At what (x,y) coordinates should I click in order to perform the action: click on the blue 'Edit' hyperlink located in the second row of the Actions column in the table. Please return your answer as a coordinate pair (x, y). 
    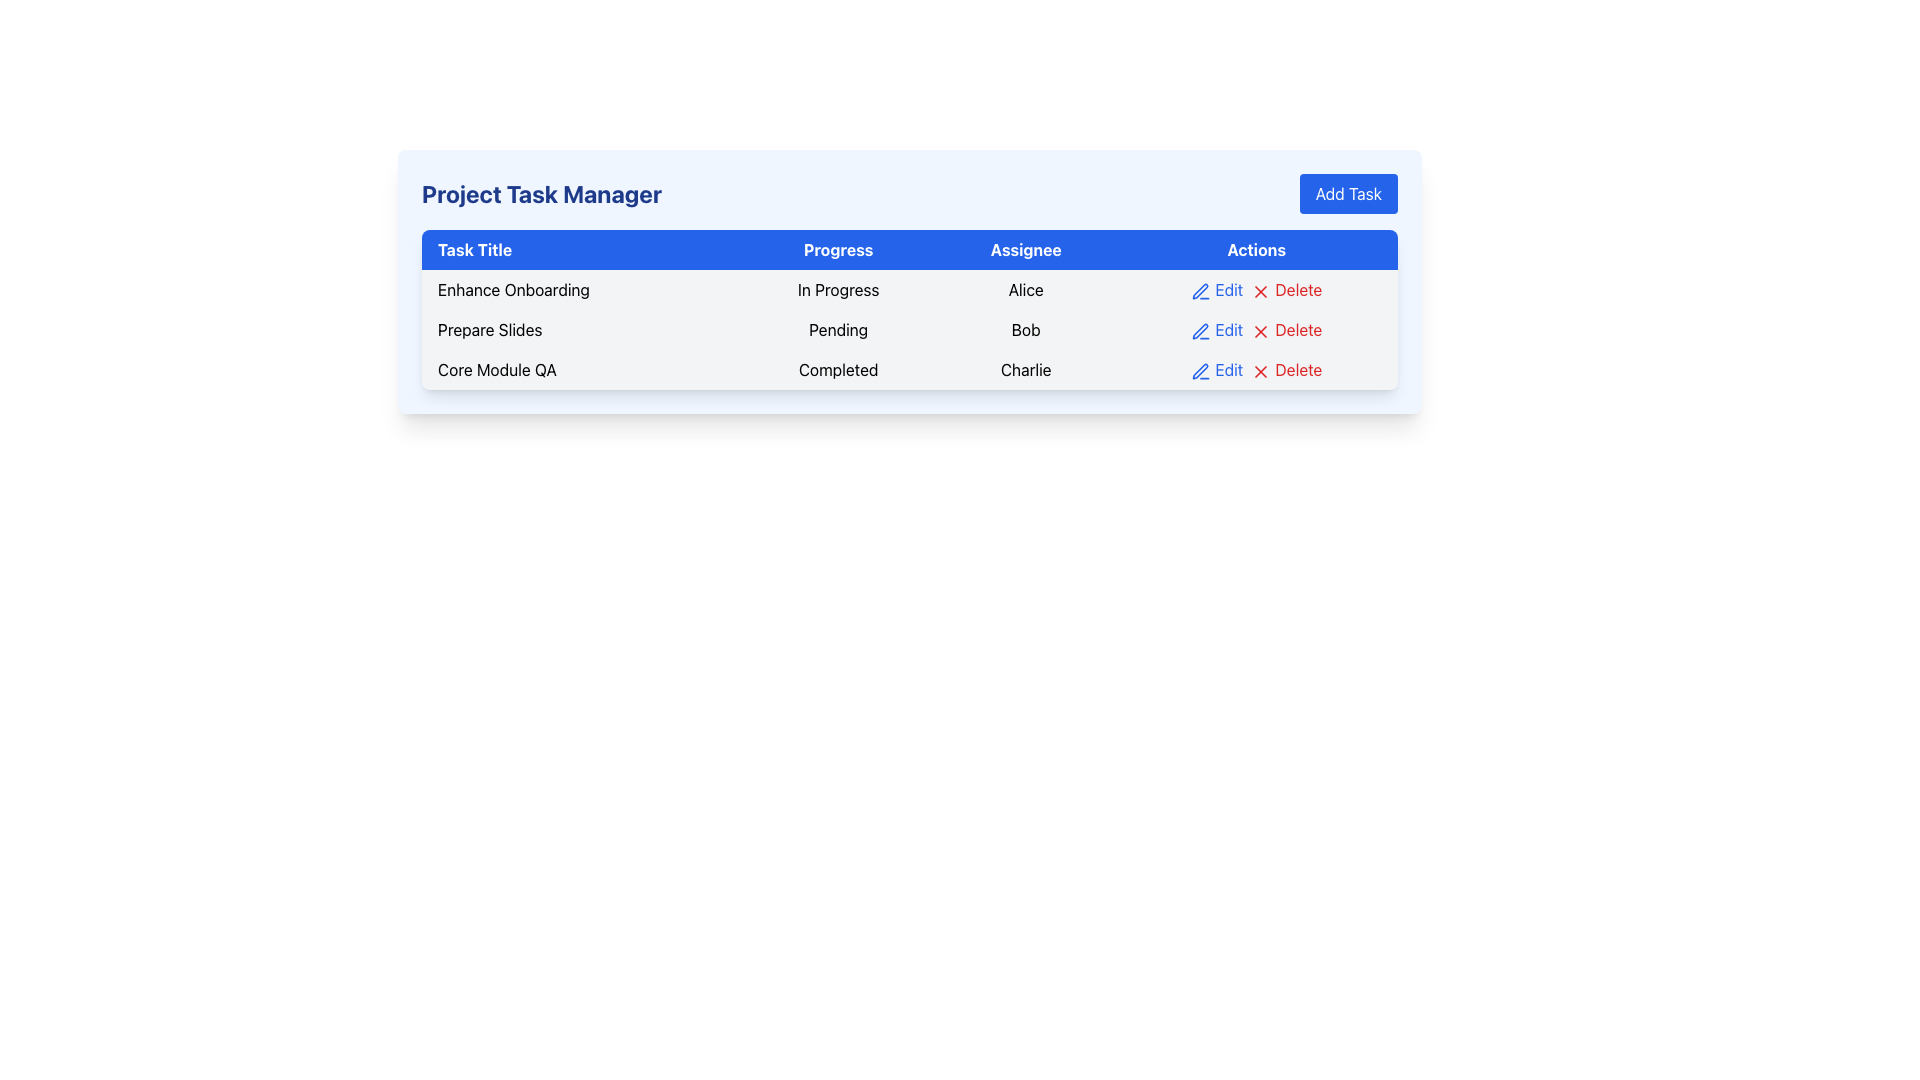
    Looking at the image, I should click on (1216, 329).